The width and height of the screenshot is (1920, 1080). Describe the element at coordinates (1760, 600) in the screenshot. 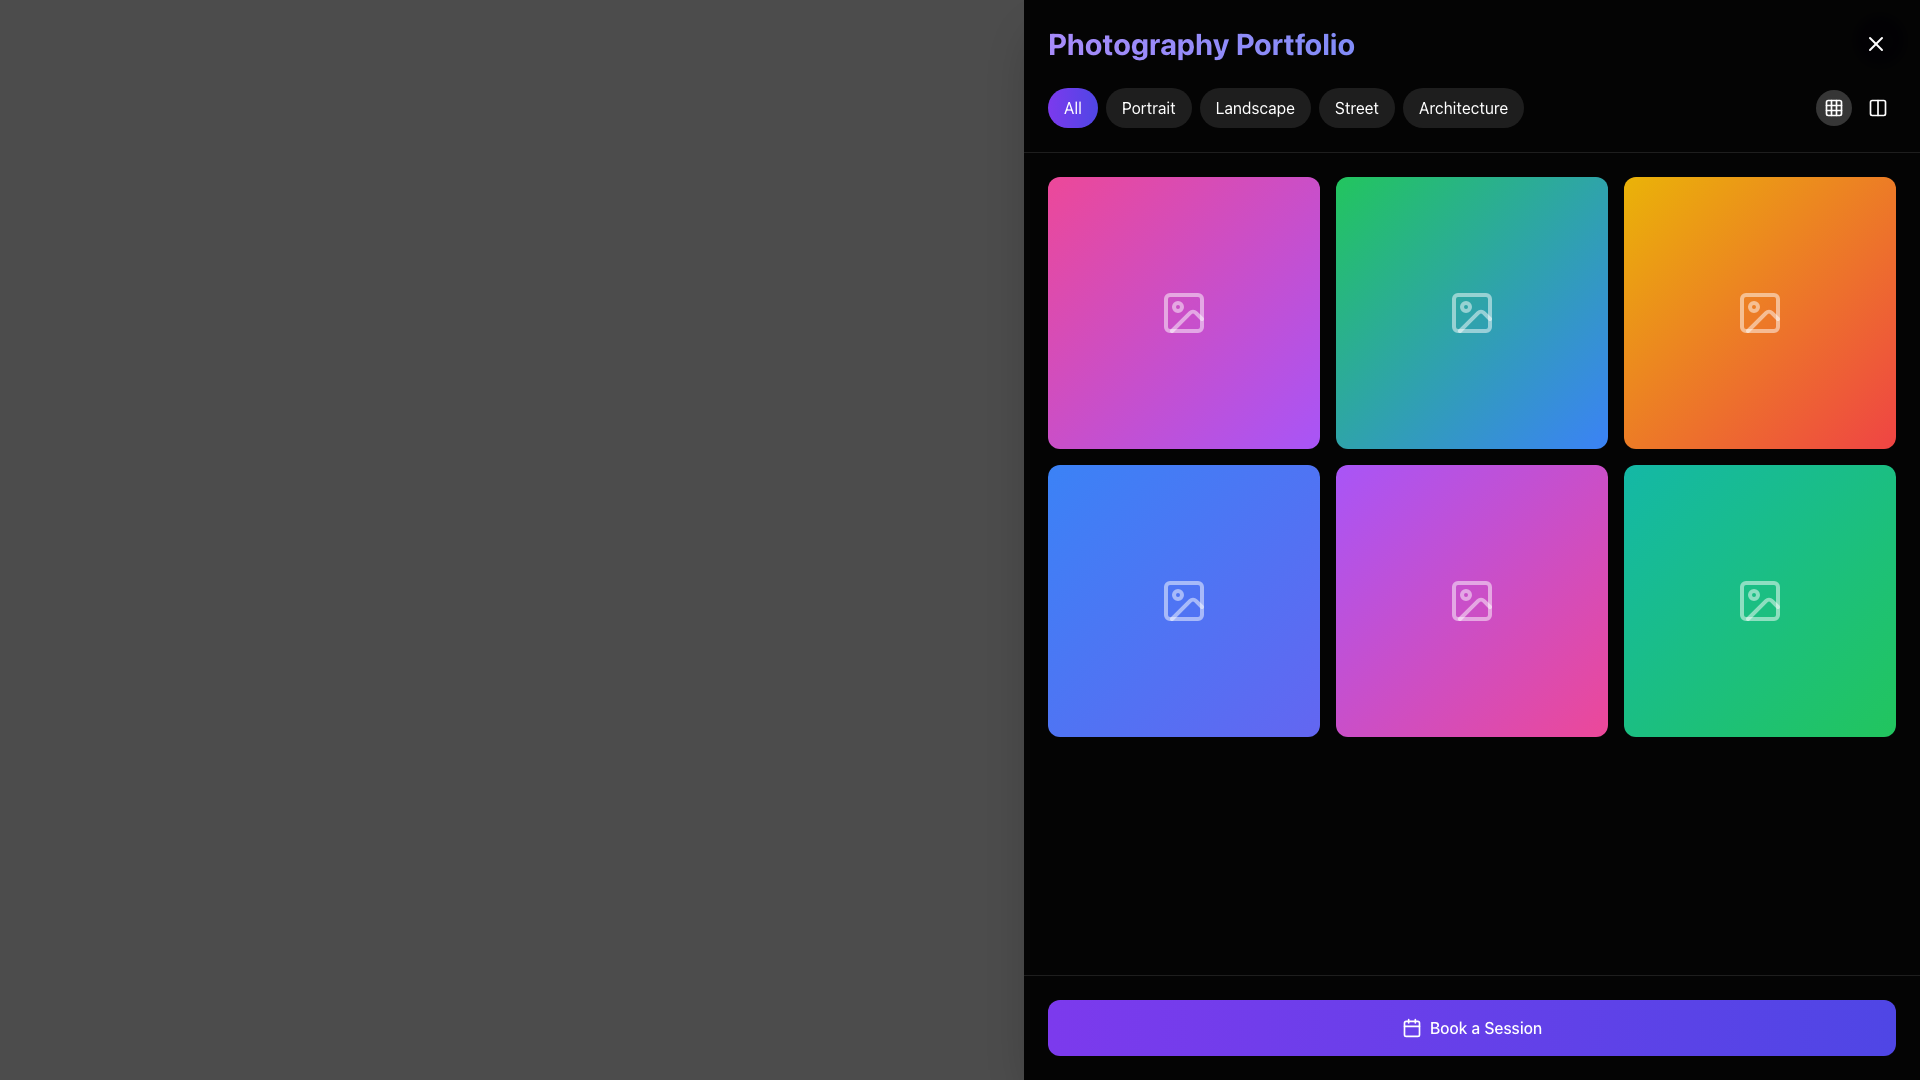

I see `the Share icon within the circular button located at the top-right corner of the interface` at that location.